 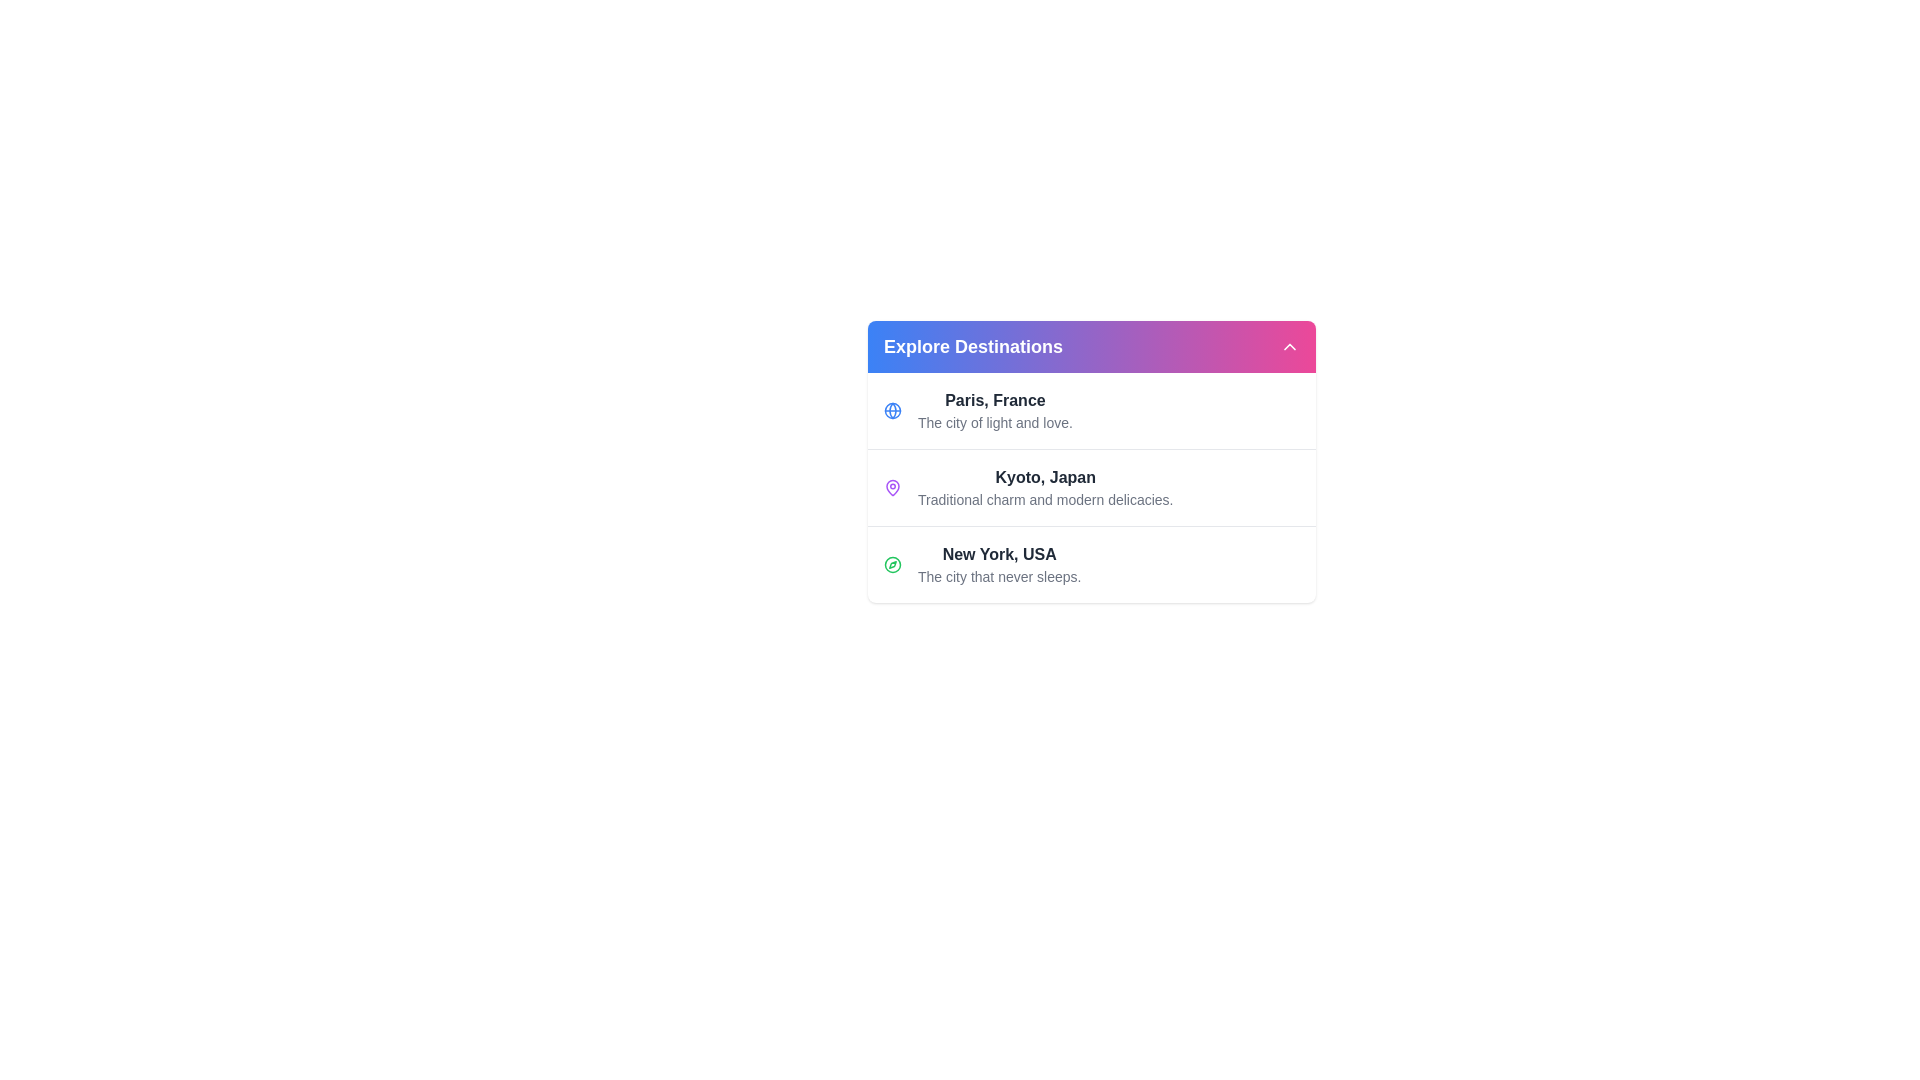 What do you see at coordinates (1044, 499) in the screenshot?
I see `the descriptive text element located beneath 'Kyoto, Japan' in the list under the header 'Explore Destinations.'` at bounding box center [1044, 499].